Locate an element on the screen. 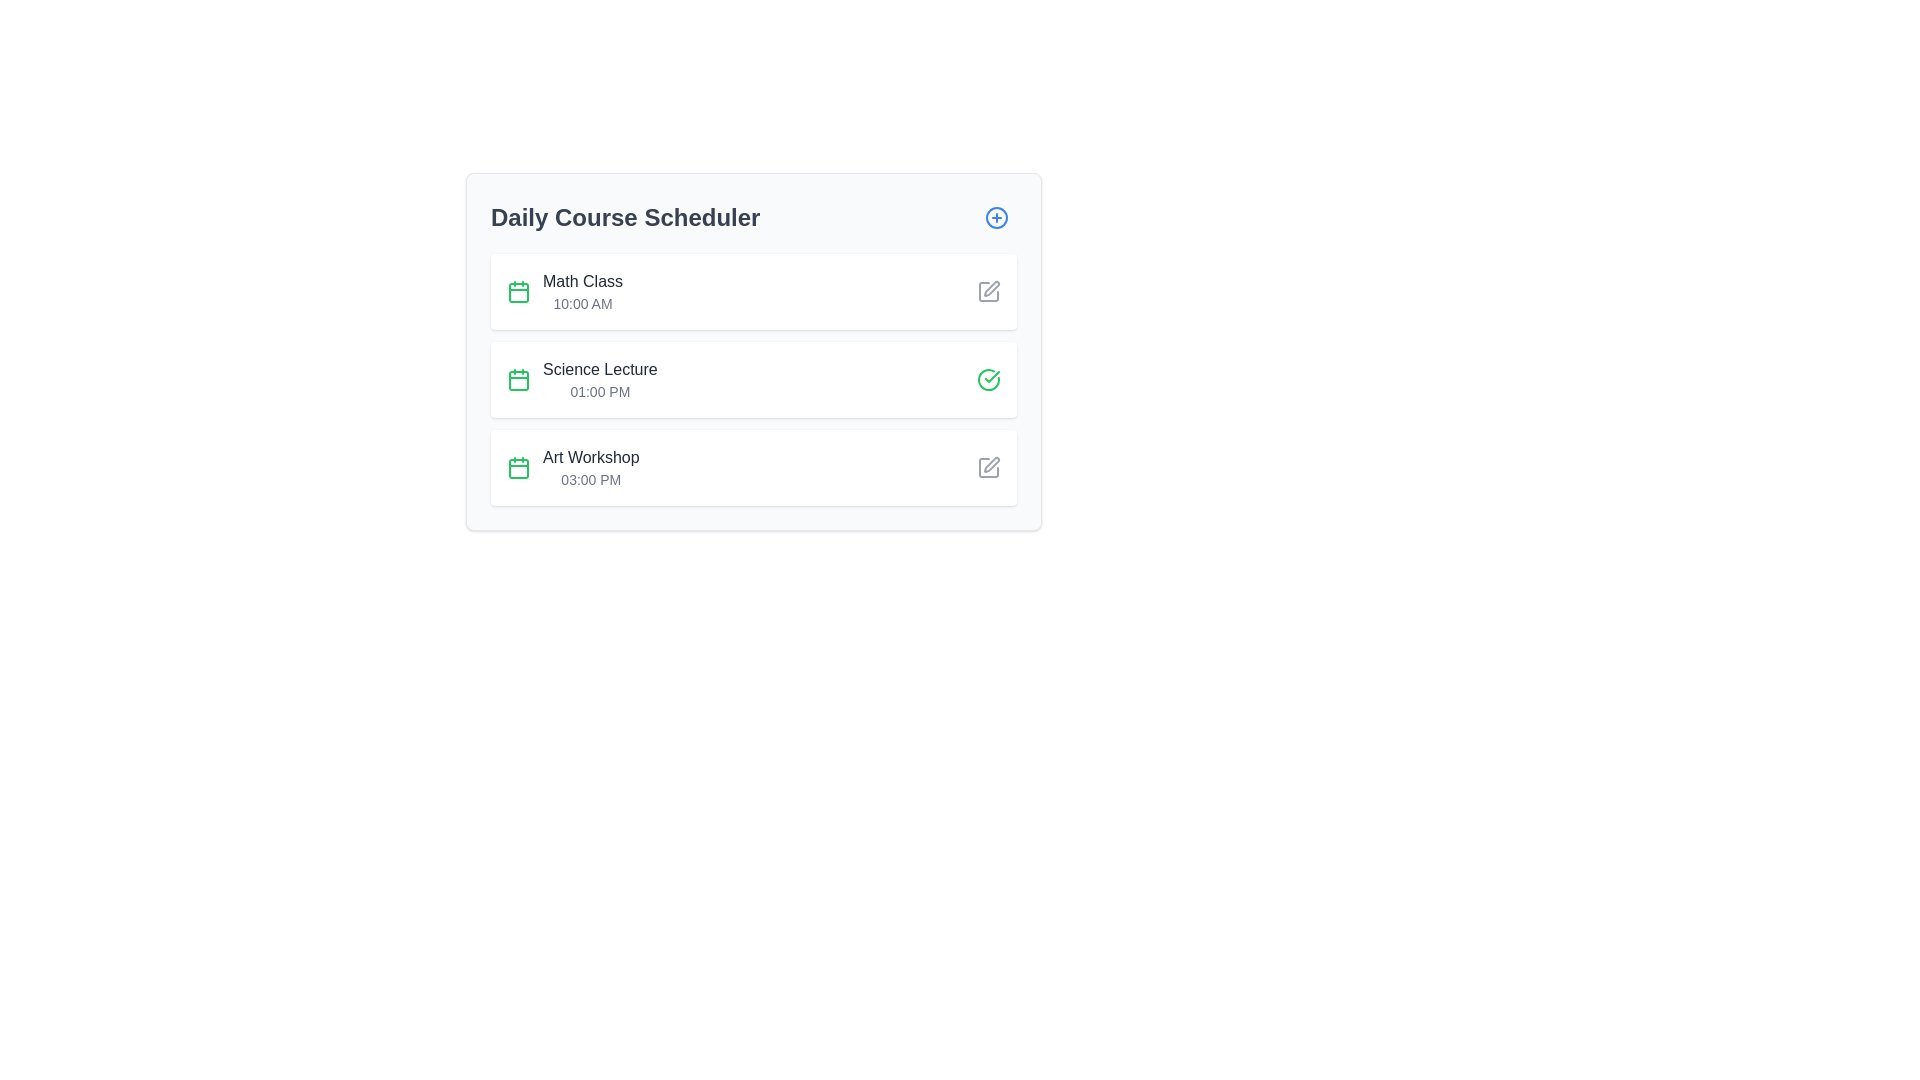 This screenshot has width=1920, height=1080. the first list item in the 'Daily Course Scheduler' card, which displays 'Math Class' with a calendar icon is located at coordinates (564, 292).